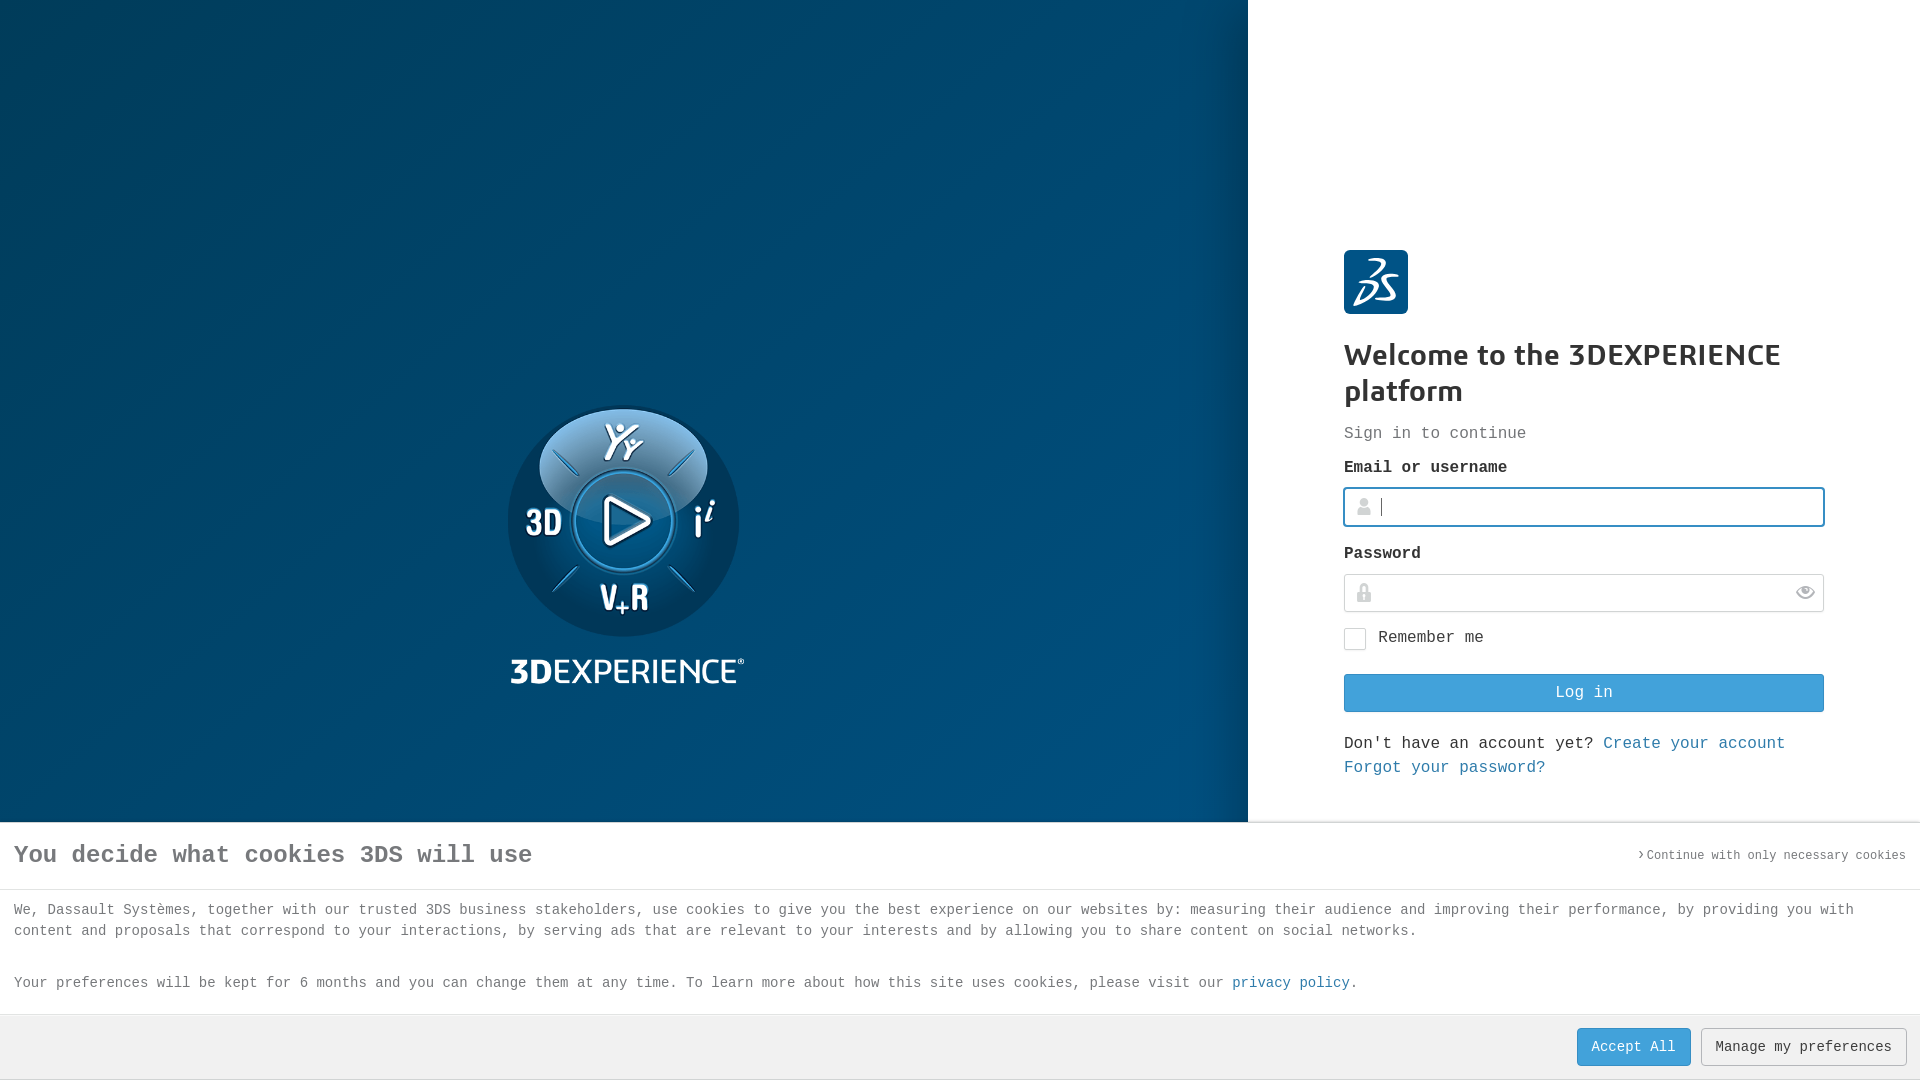 The image size is (1920, 1080). Describe the element at coordinates (1693, 743) in the screenshot. I see `'Create your account'` at that location.